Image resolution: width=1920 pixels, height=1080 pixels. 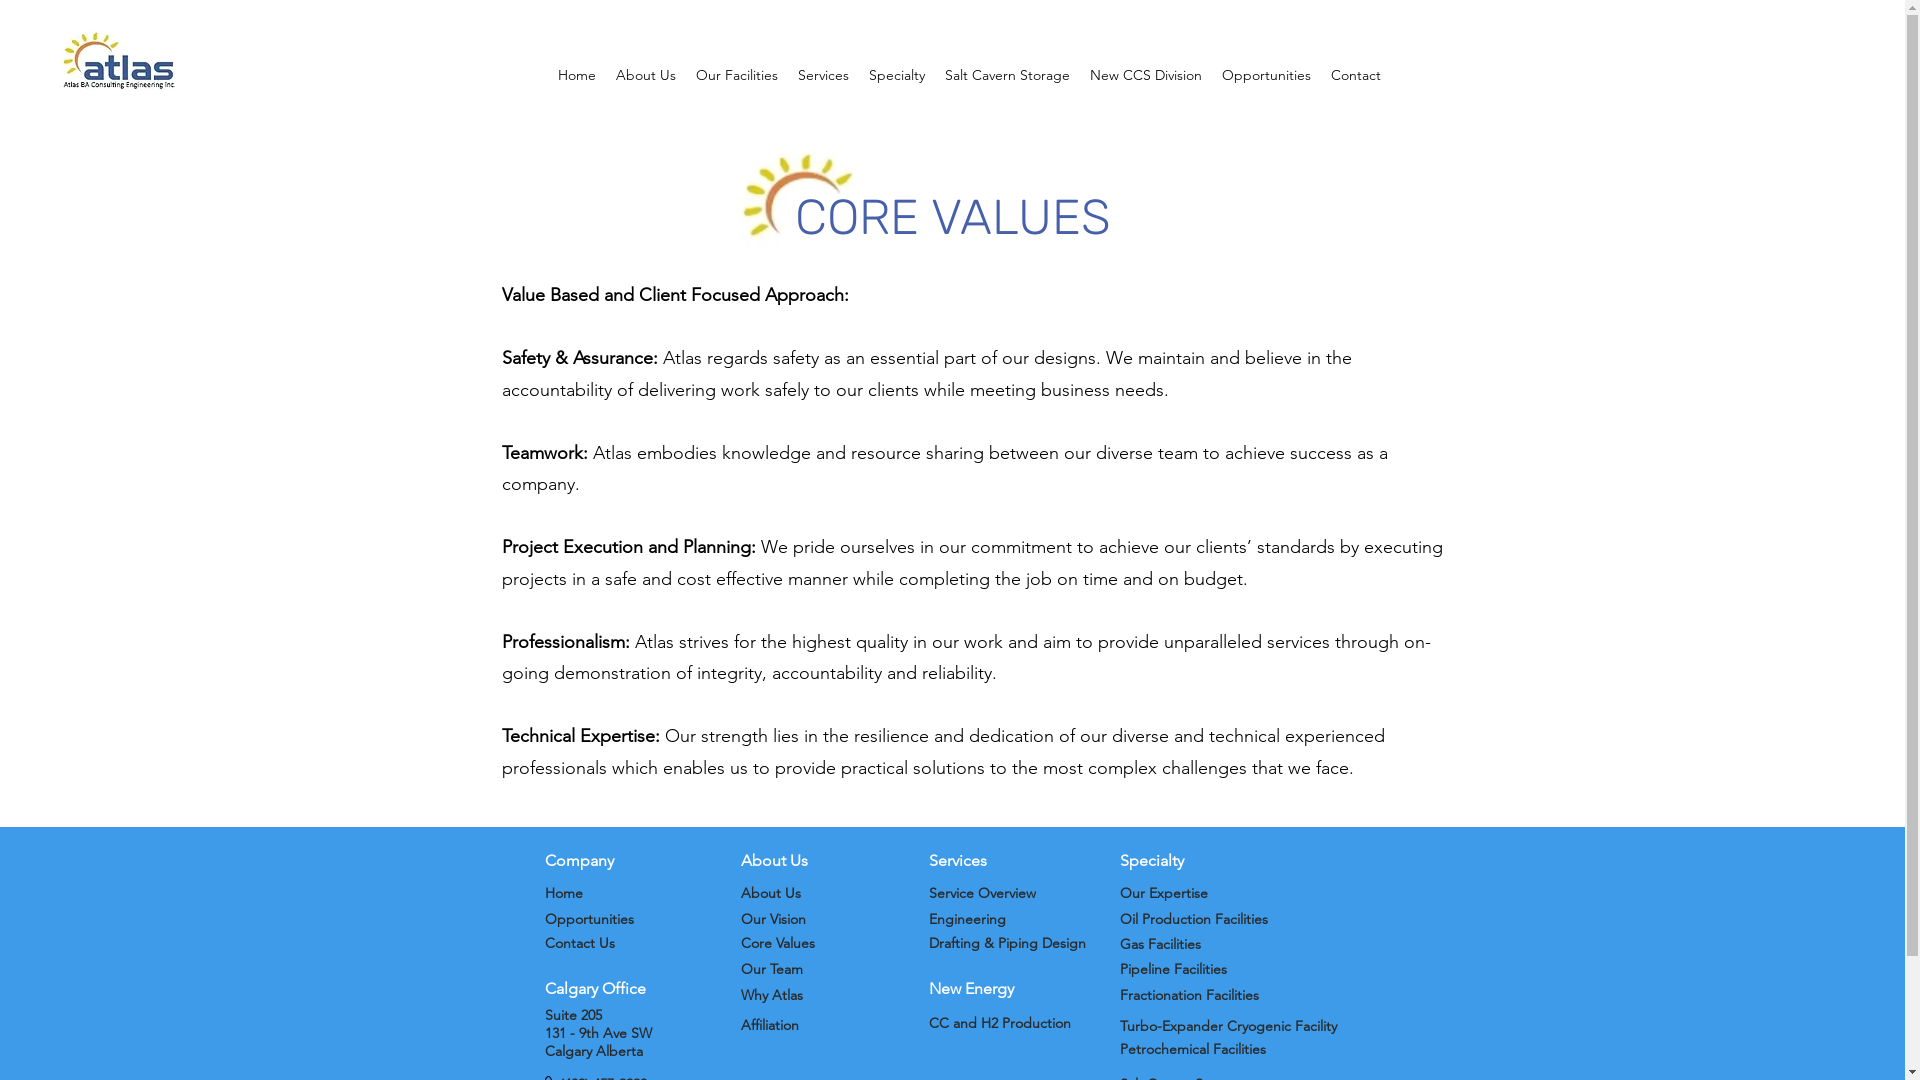 What do you see at coordinates (1193, 1048) in the screenshot?
I see `'Petrochemical Facilities'` at bounding box center [1193, 1048].